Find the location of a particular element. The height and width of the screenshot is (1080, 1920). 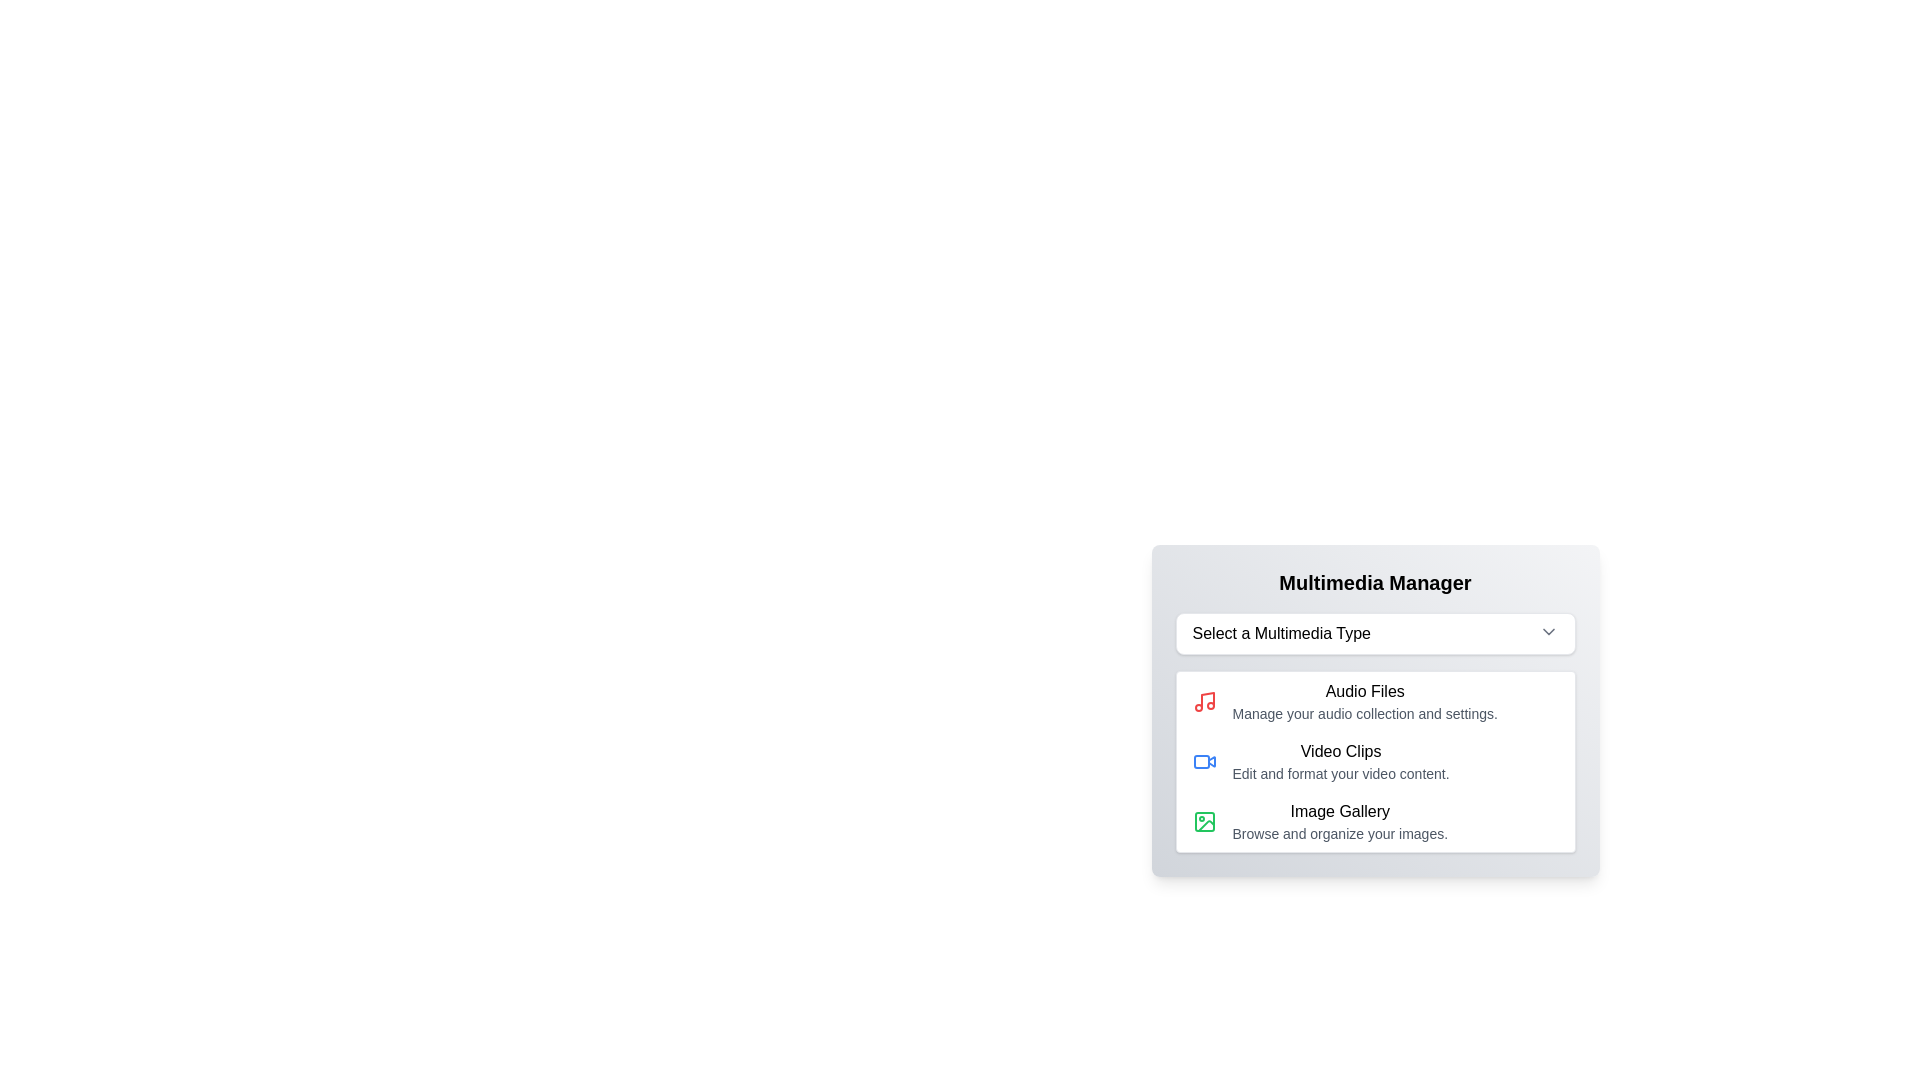

the 'Video Clips' icon located to the left of the 'Video Clips' text in the second row of the options list in the 'Multimedia Manager' section is located at coordinates (1203, 762).